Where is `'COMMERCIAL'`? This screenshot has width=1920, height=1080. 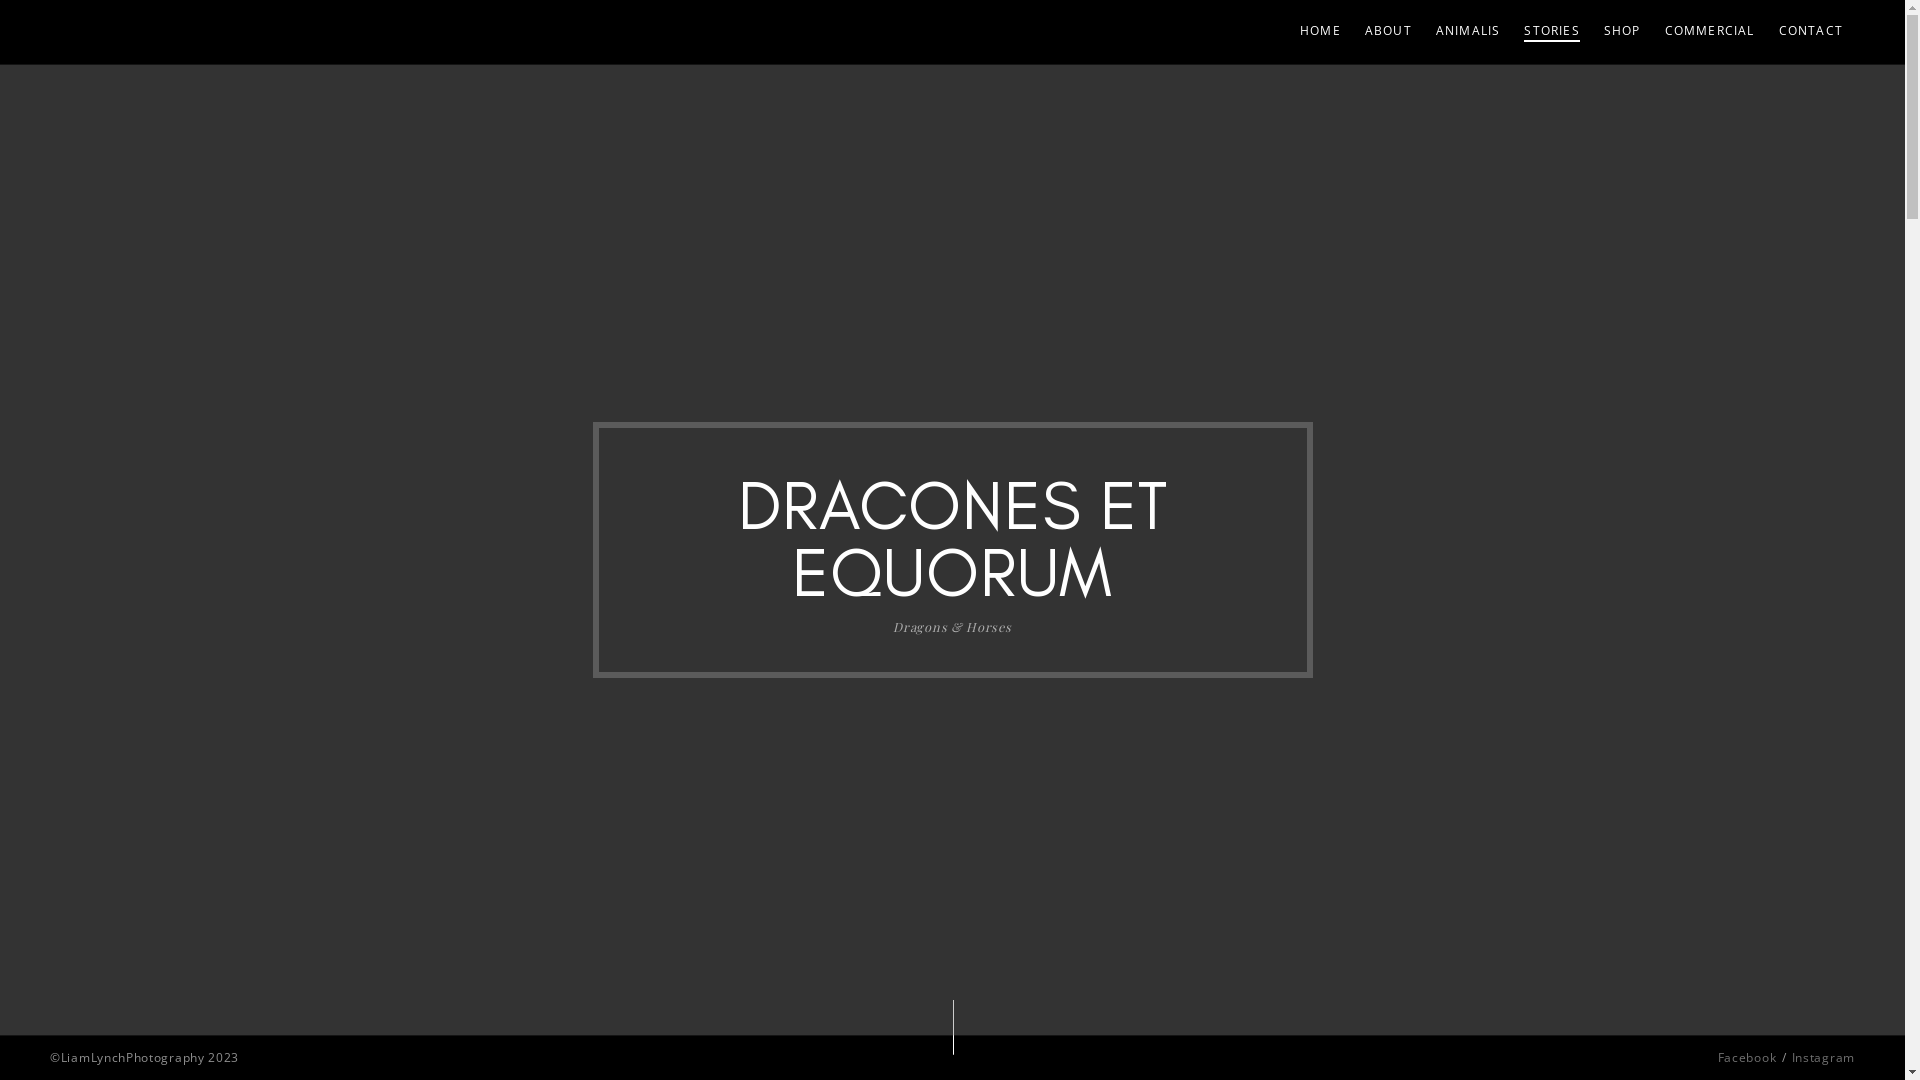
'COMMERCIAL' is located at coordinates (1708, 31).